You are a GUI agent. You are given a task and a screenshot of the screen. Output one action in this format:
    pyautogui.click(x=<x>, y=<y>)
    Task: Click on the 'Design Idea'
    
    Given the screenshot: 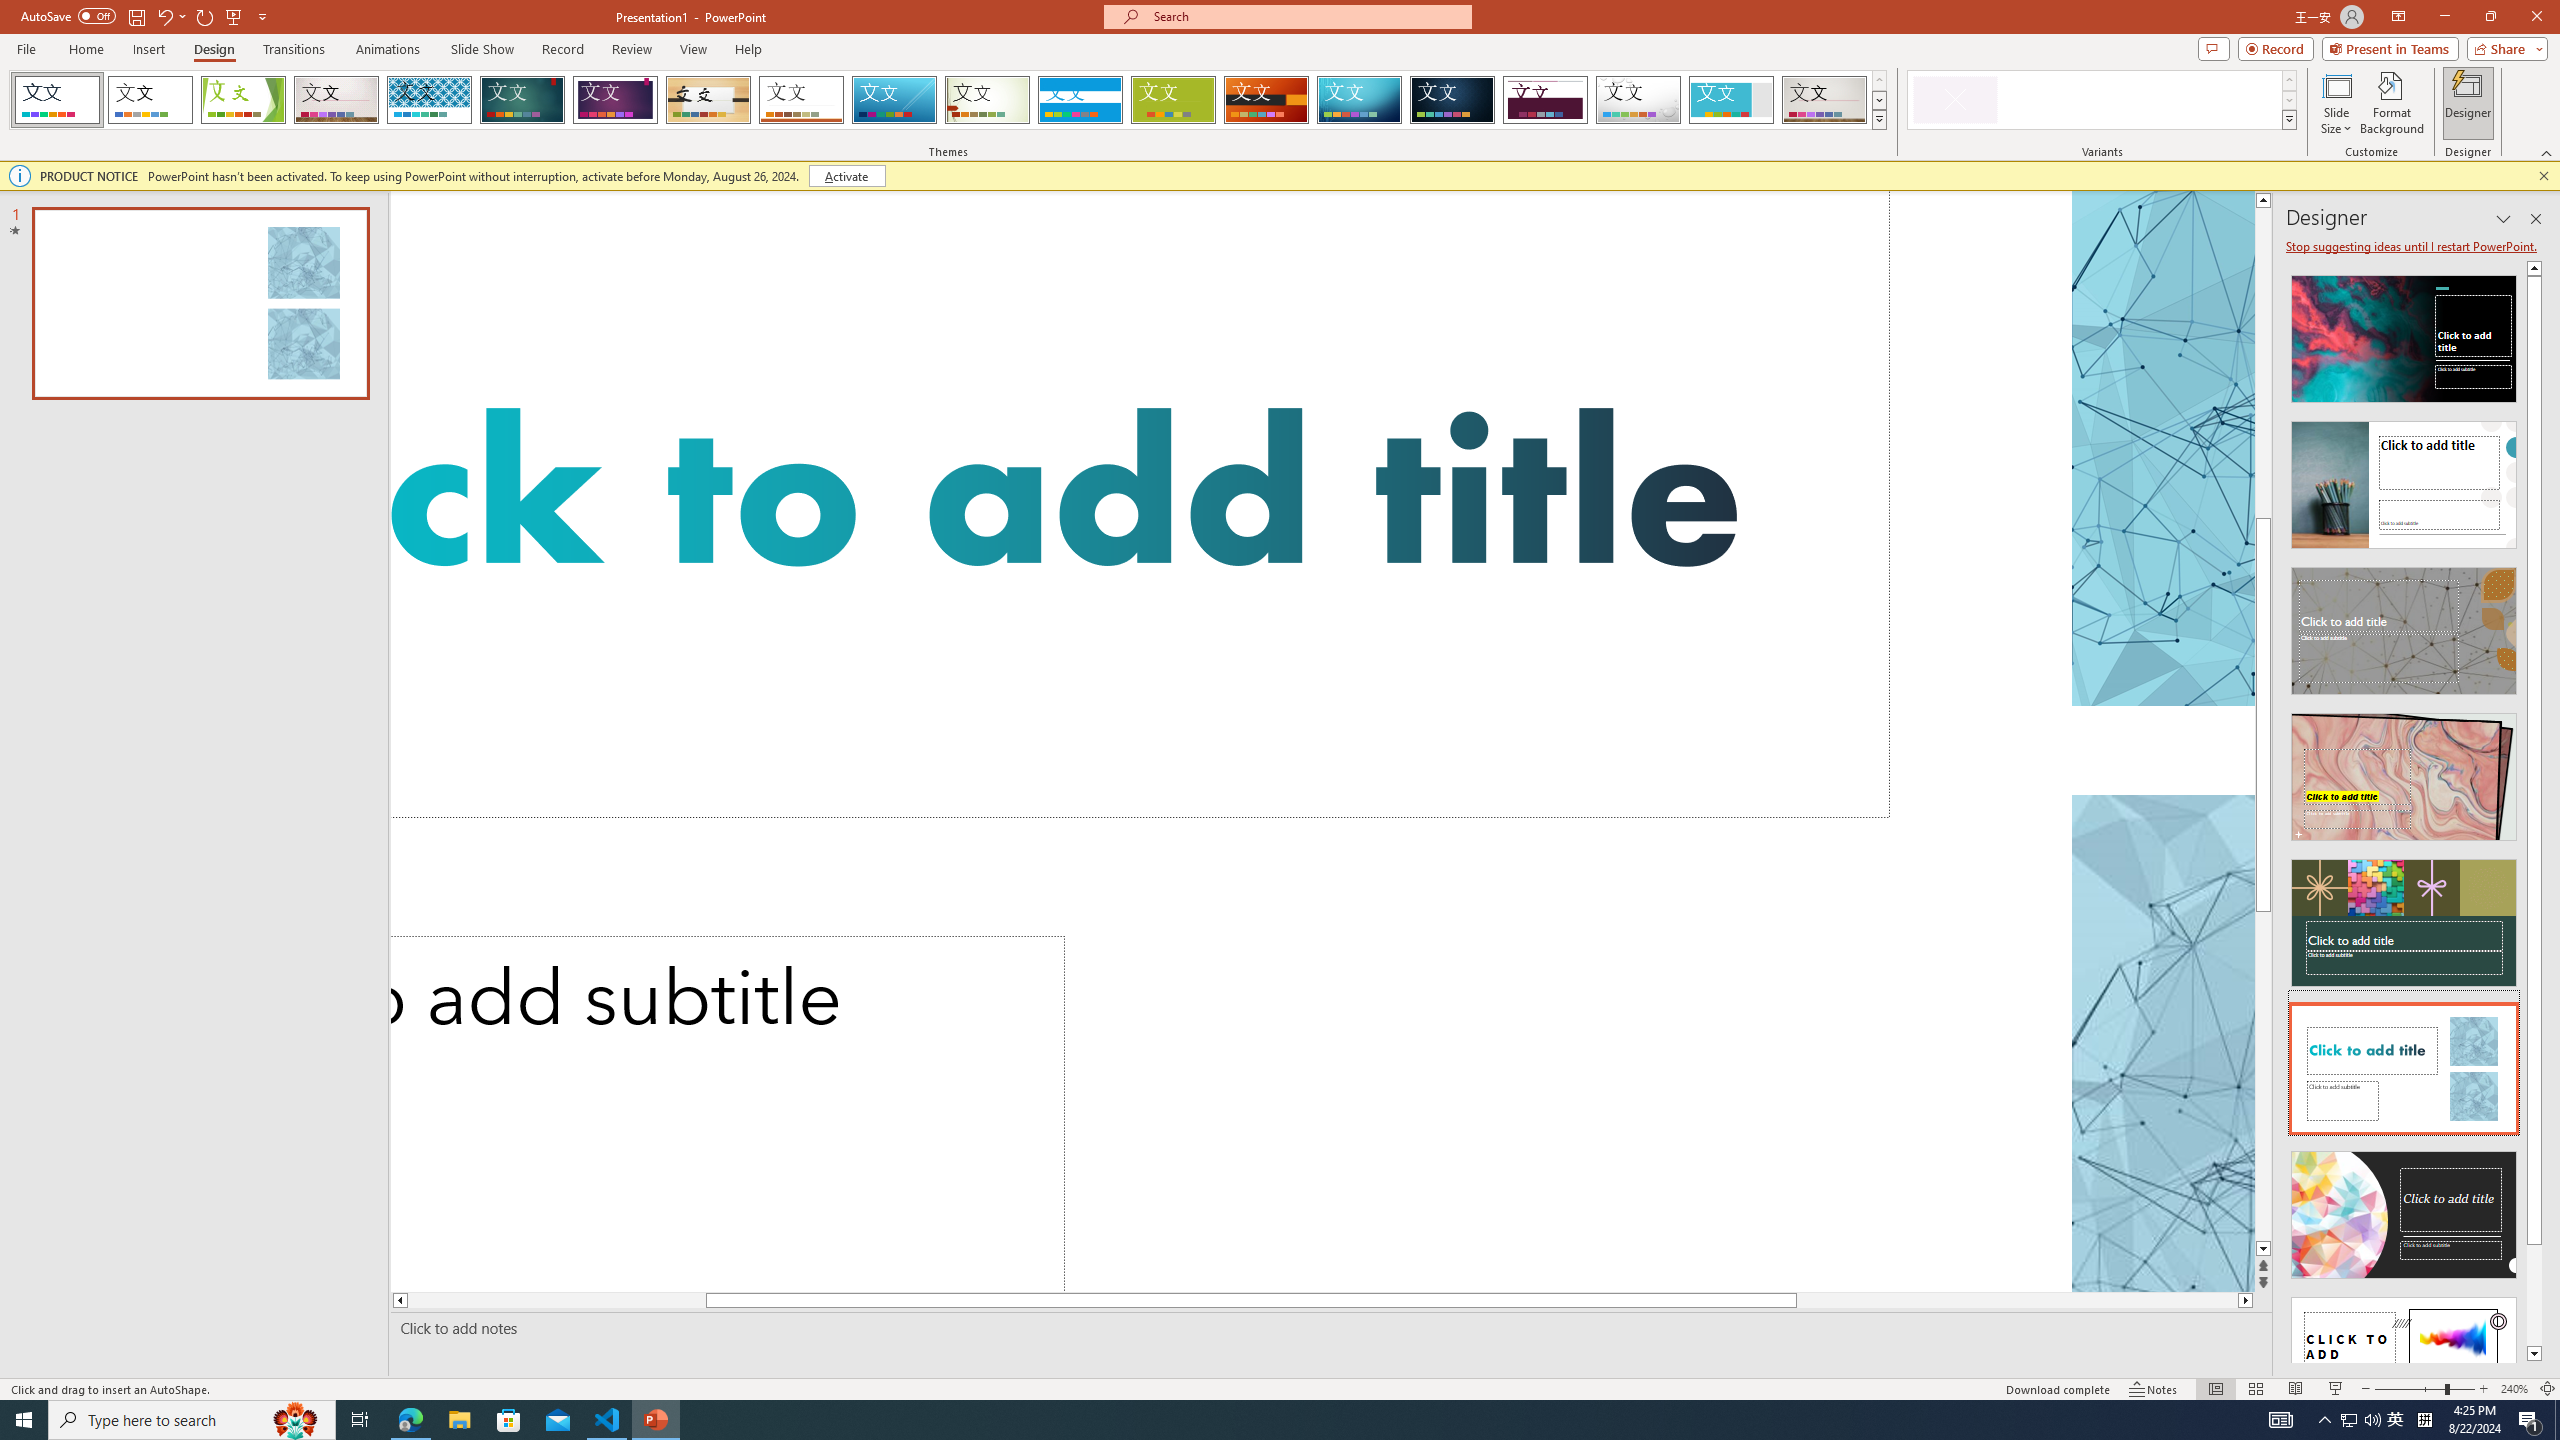 What is the action you would take?
    pyautogui.click(x=2402, y=1355)
    